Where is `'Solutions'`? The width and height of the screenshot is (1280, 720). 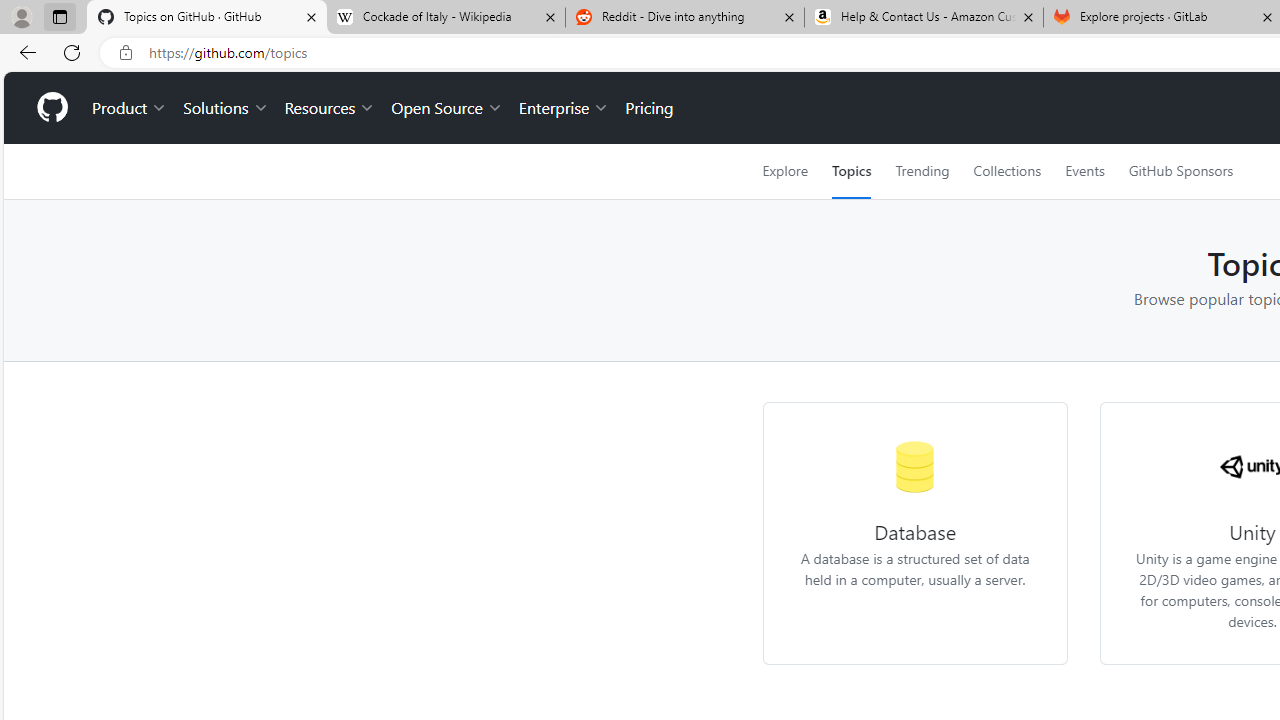 'Solutions' is located at coordinates (225, 108).